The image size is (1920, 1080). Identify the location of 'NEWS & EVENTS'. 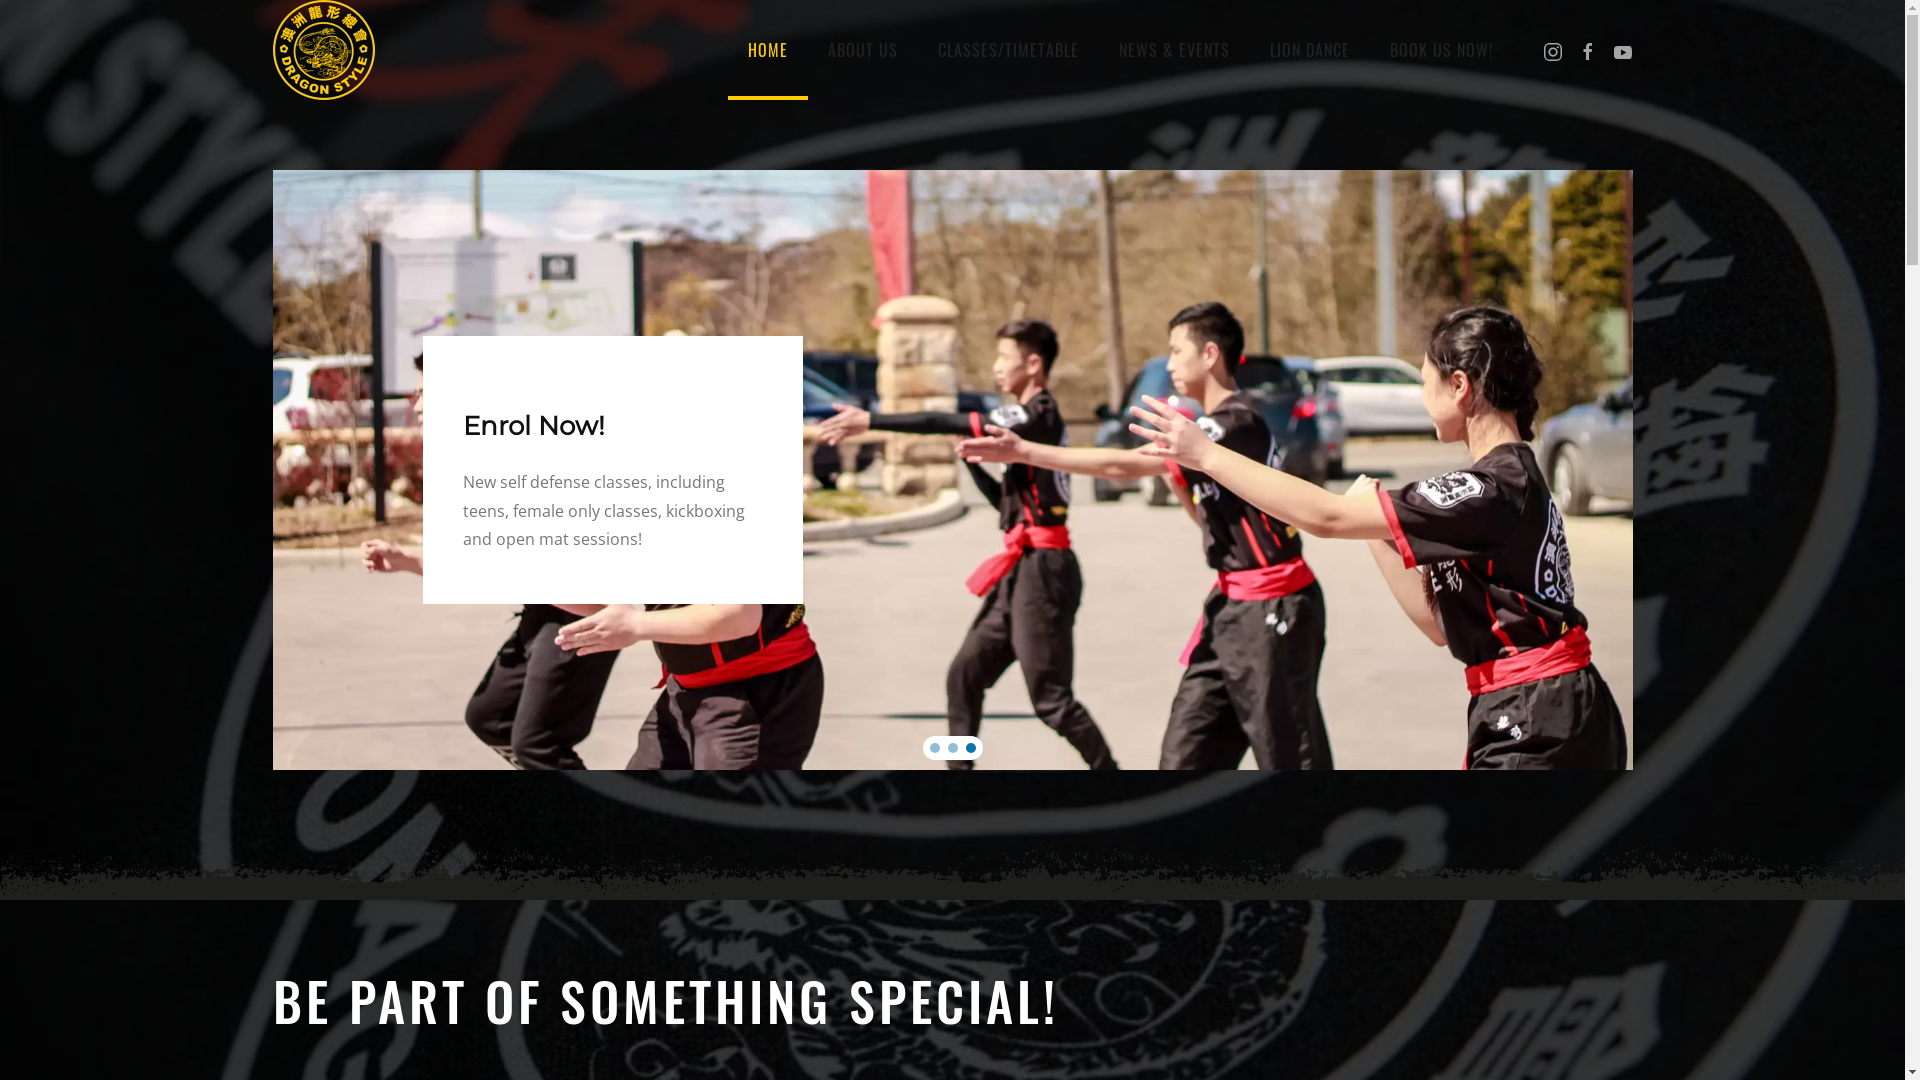
(1173, 49).